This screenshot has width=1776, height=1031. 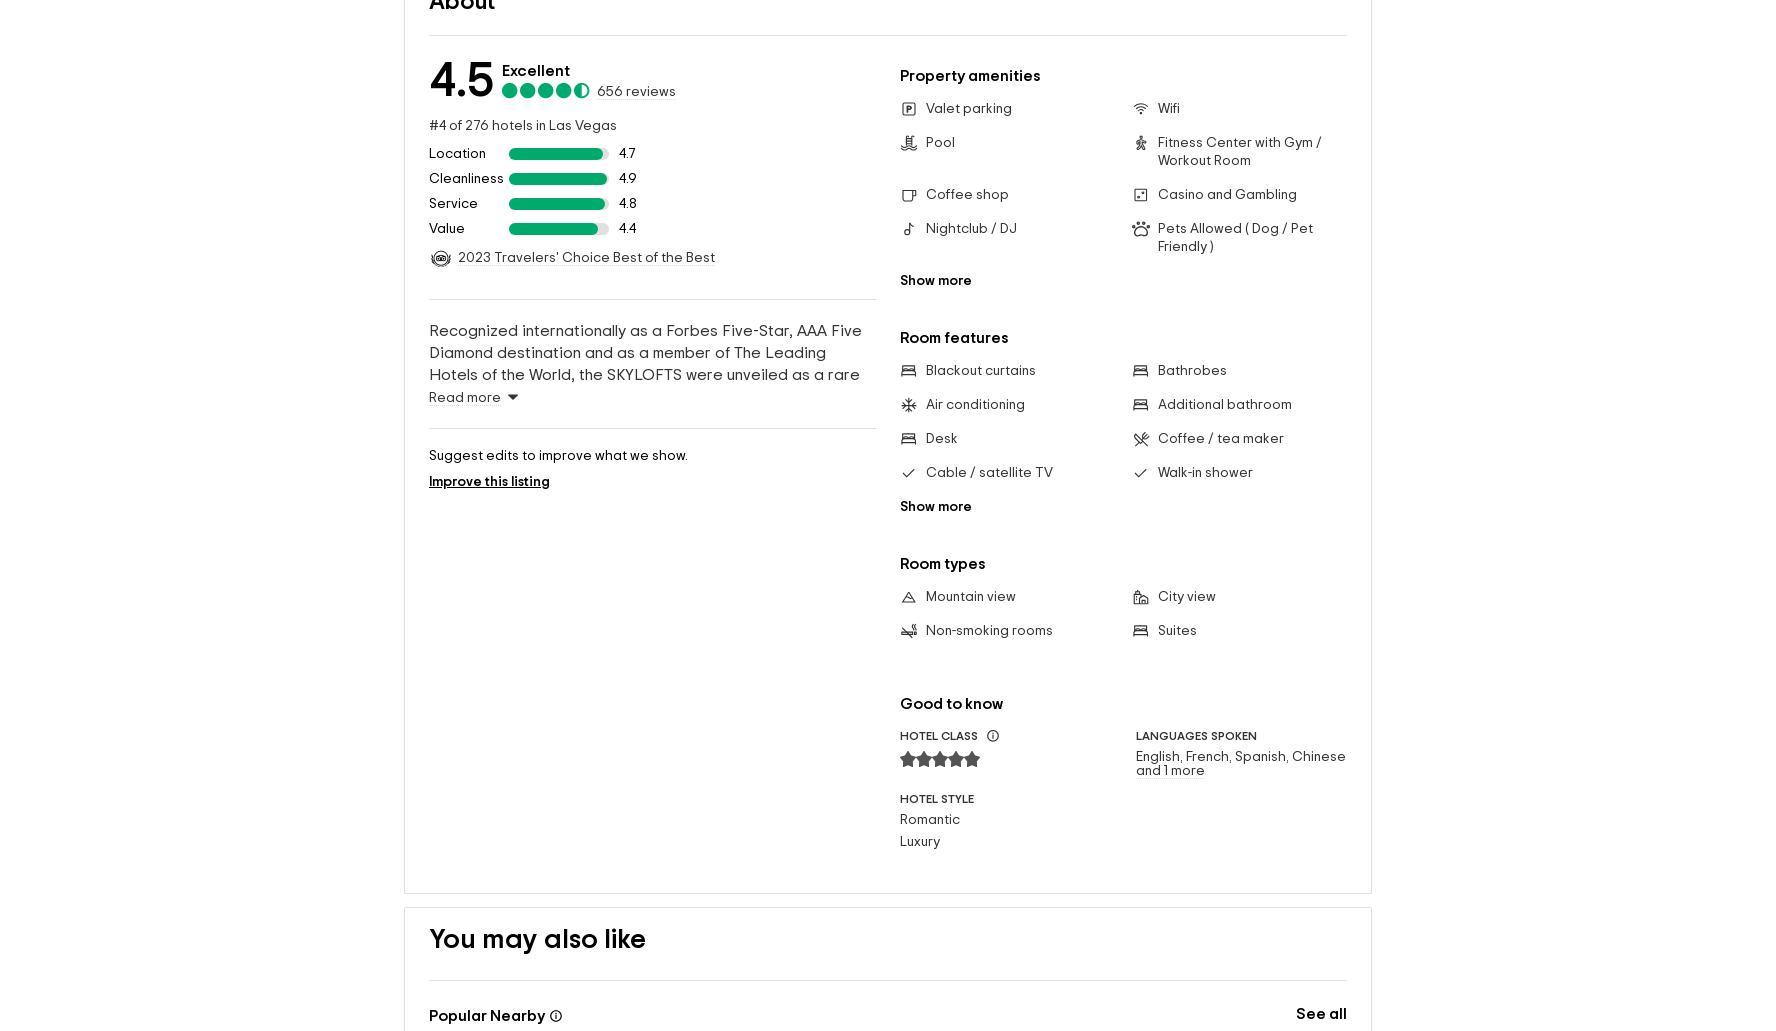 I want to click on 'See all', so click(x=1320, y=981).